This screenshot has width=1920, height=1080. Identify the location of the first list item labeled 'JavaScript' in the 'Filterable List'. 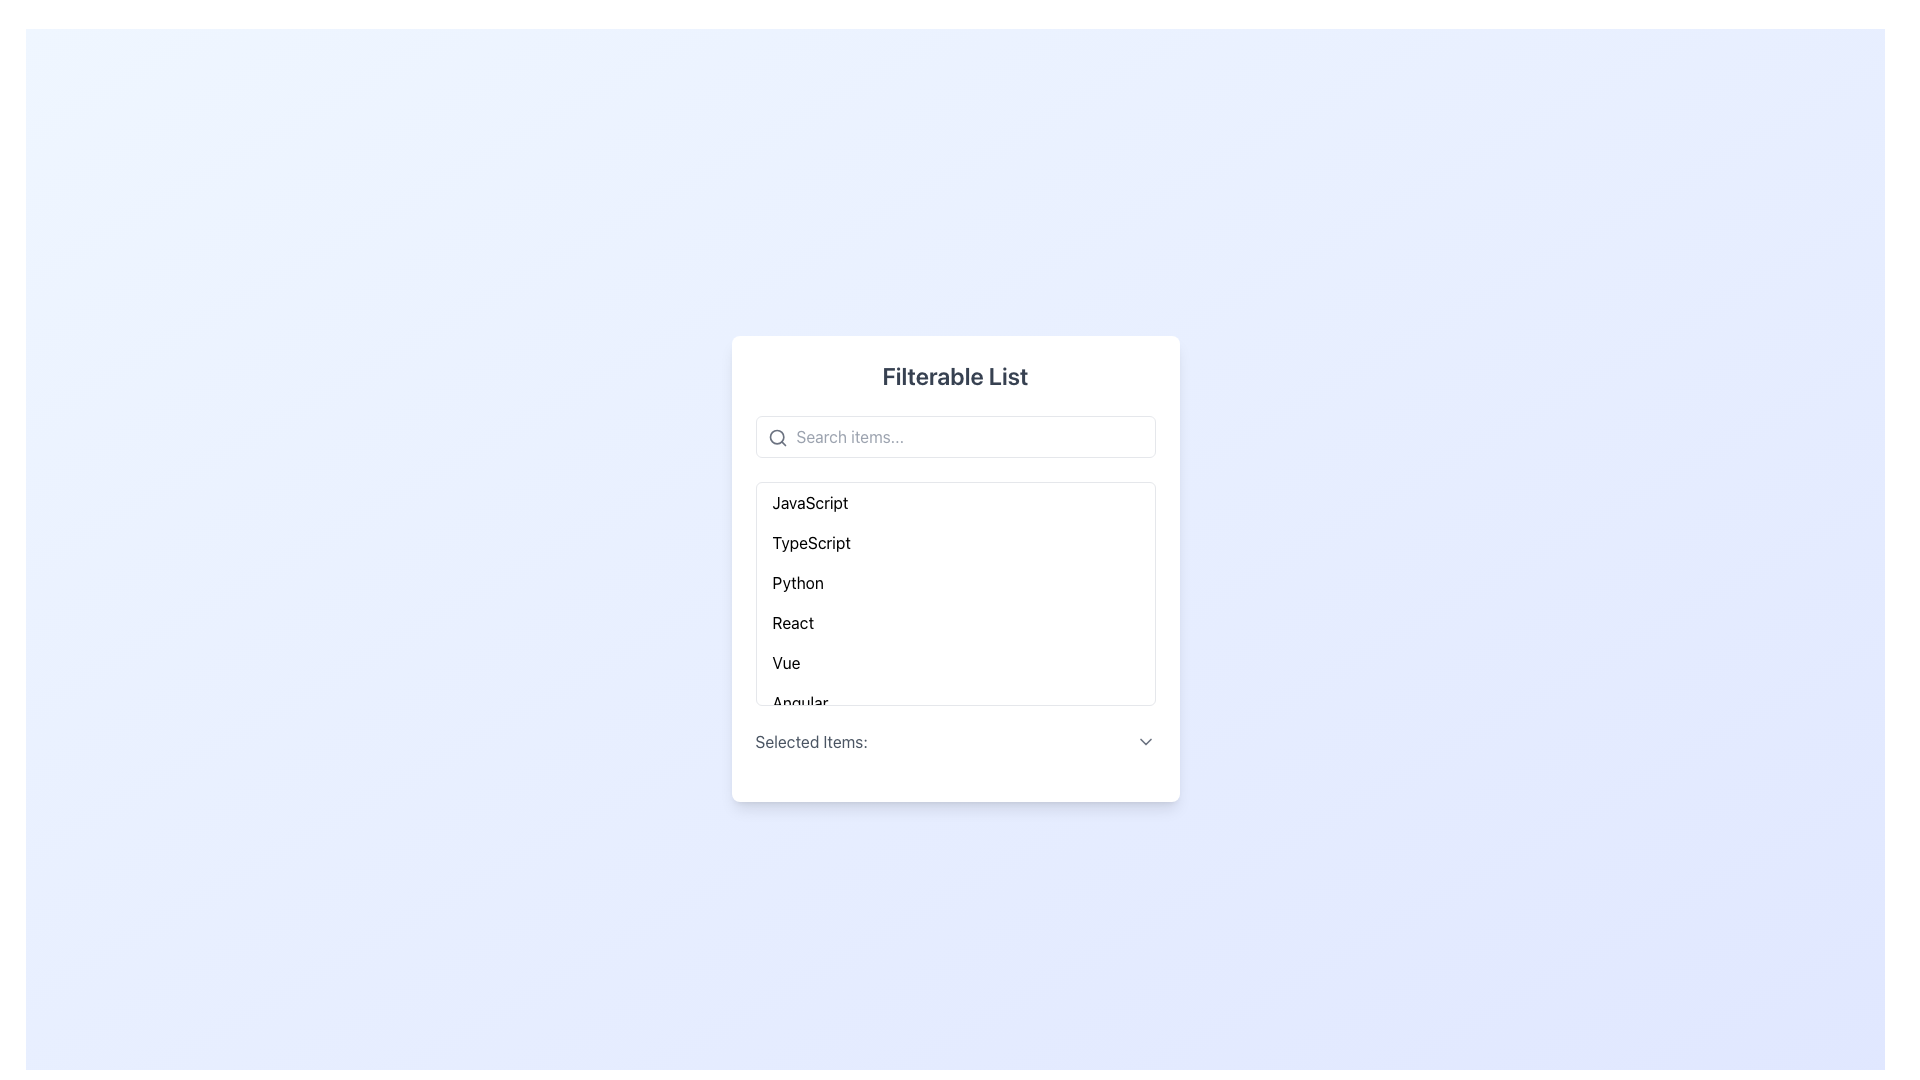
(810, 501).